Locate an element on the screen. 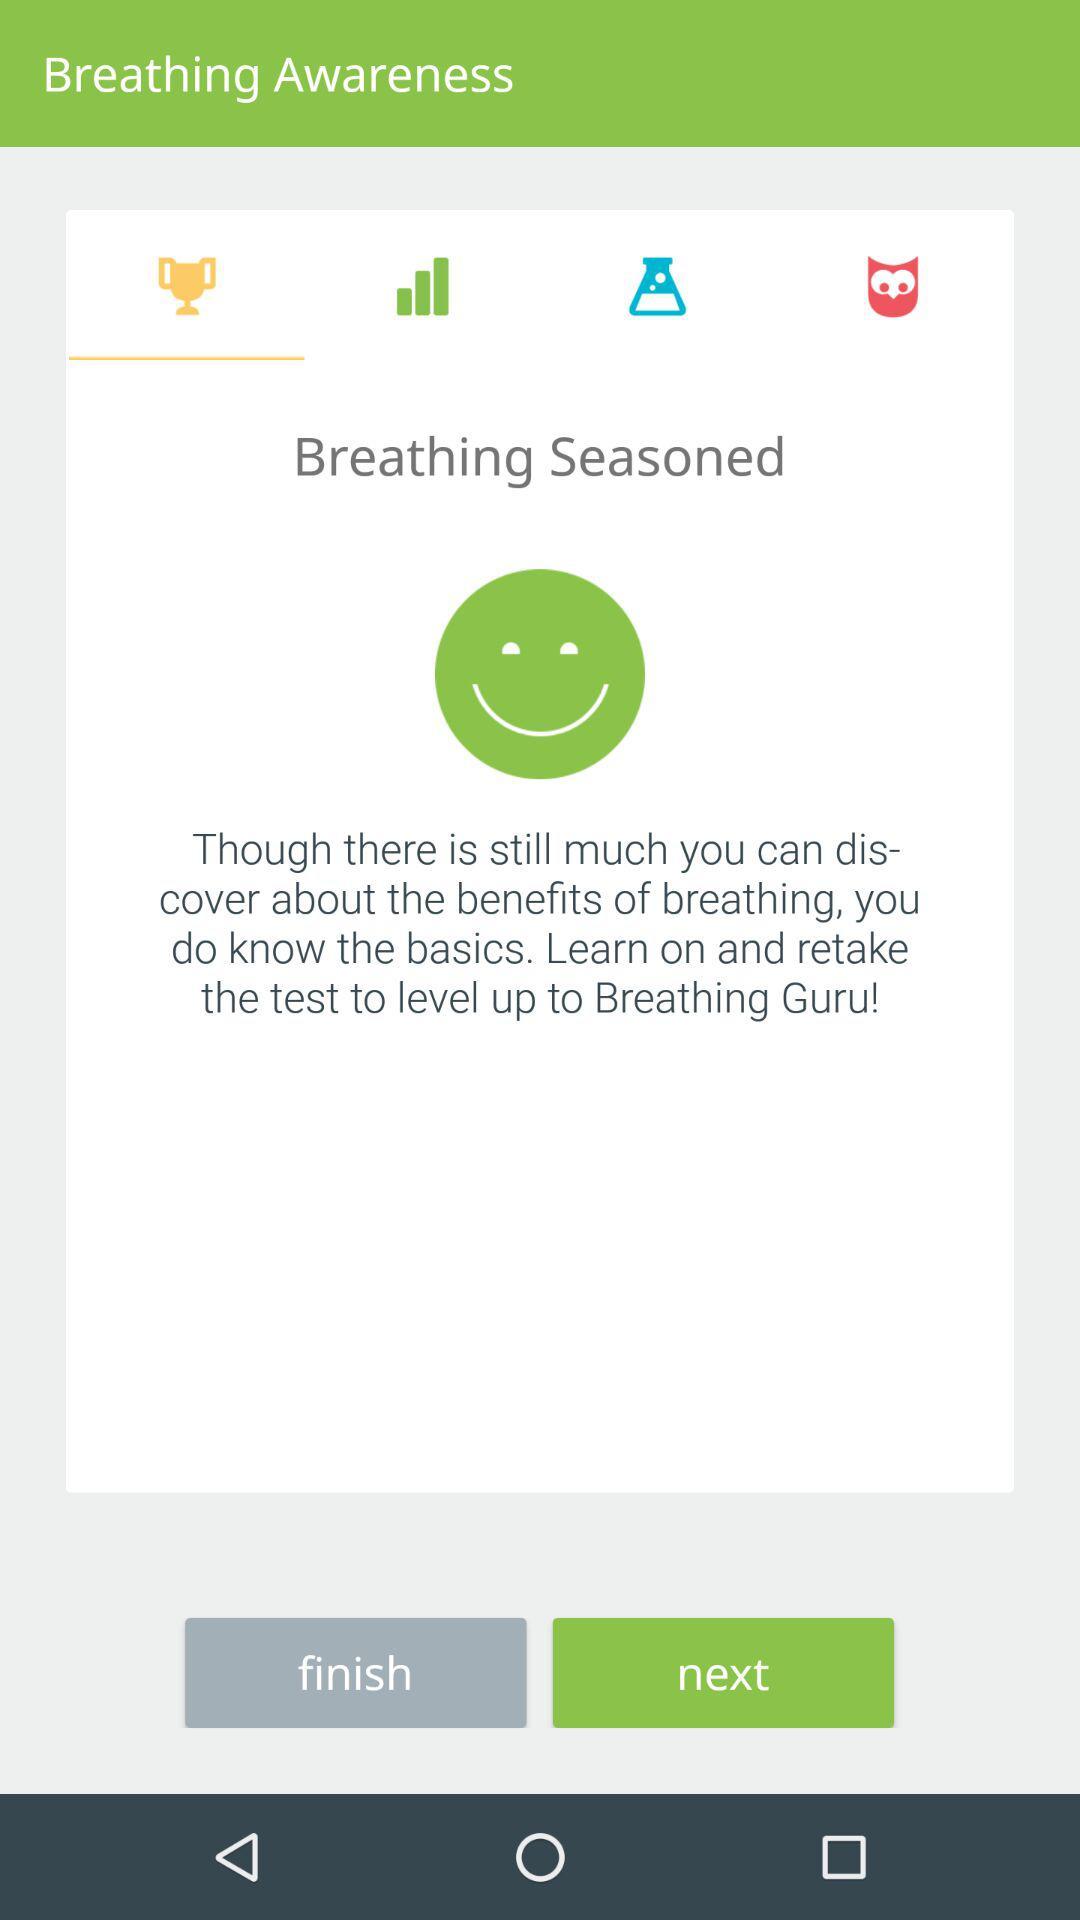 This screenshot has height=1920, width=1080. icon to the left of the next button is located at coordinates (354, 1672).